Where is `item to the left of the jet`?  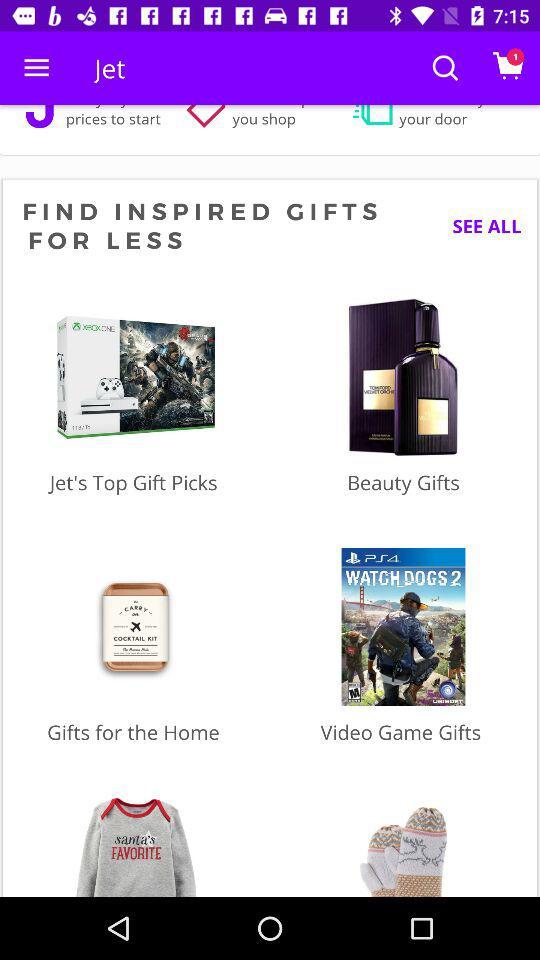
item to the left of the jet is located at coordinates (36, 68).